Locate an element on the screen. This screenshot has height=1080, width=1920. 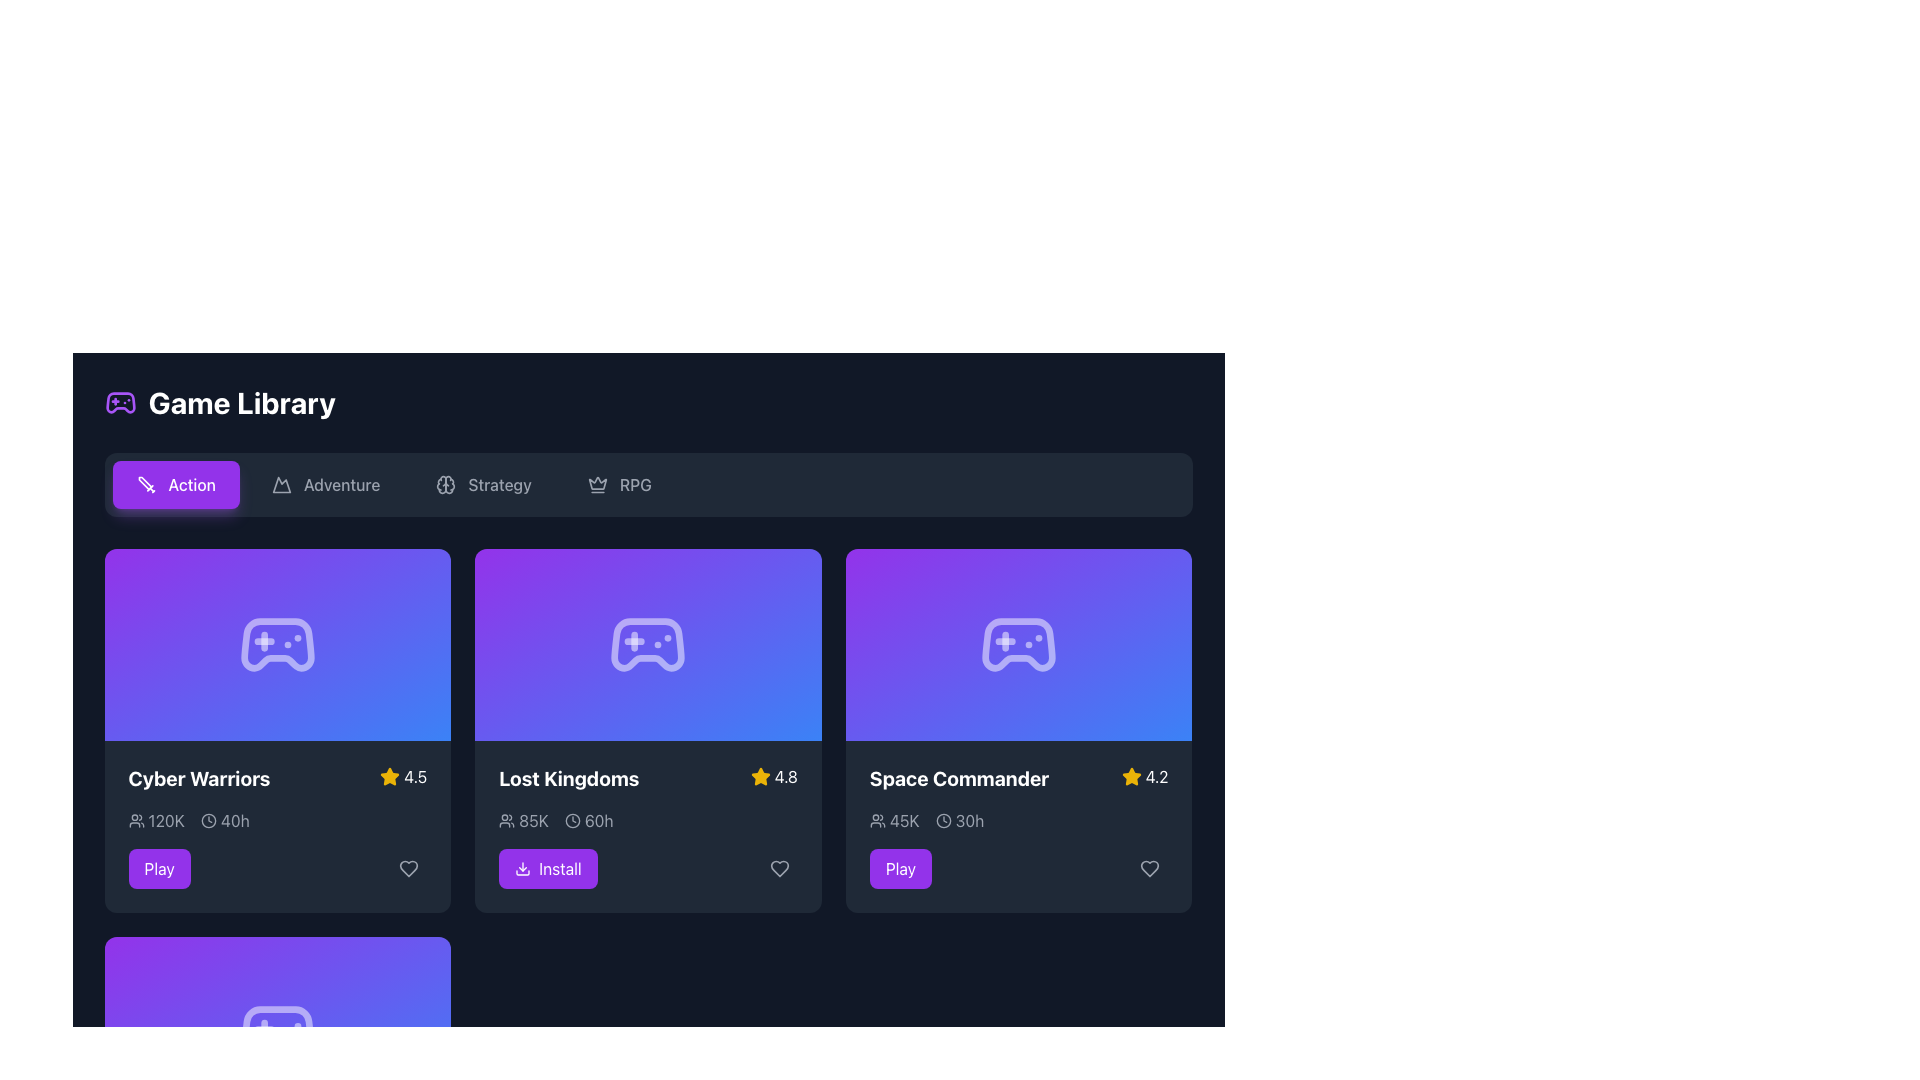
text element displaying '85K', which indicates the number of people or players associated with the game 'Lost Kingdoms', located beneath the game title and to the left of the '60h' text is located at coordinates (523, 821).